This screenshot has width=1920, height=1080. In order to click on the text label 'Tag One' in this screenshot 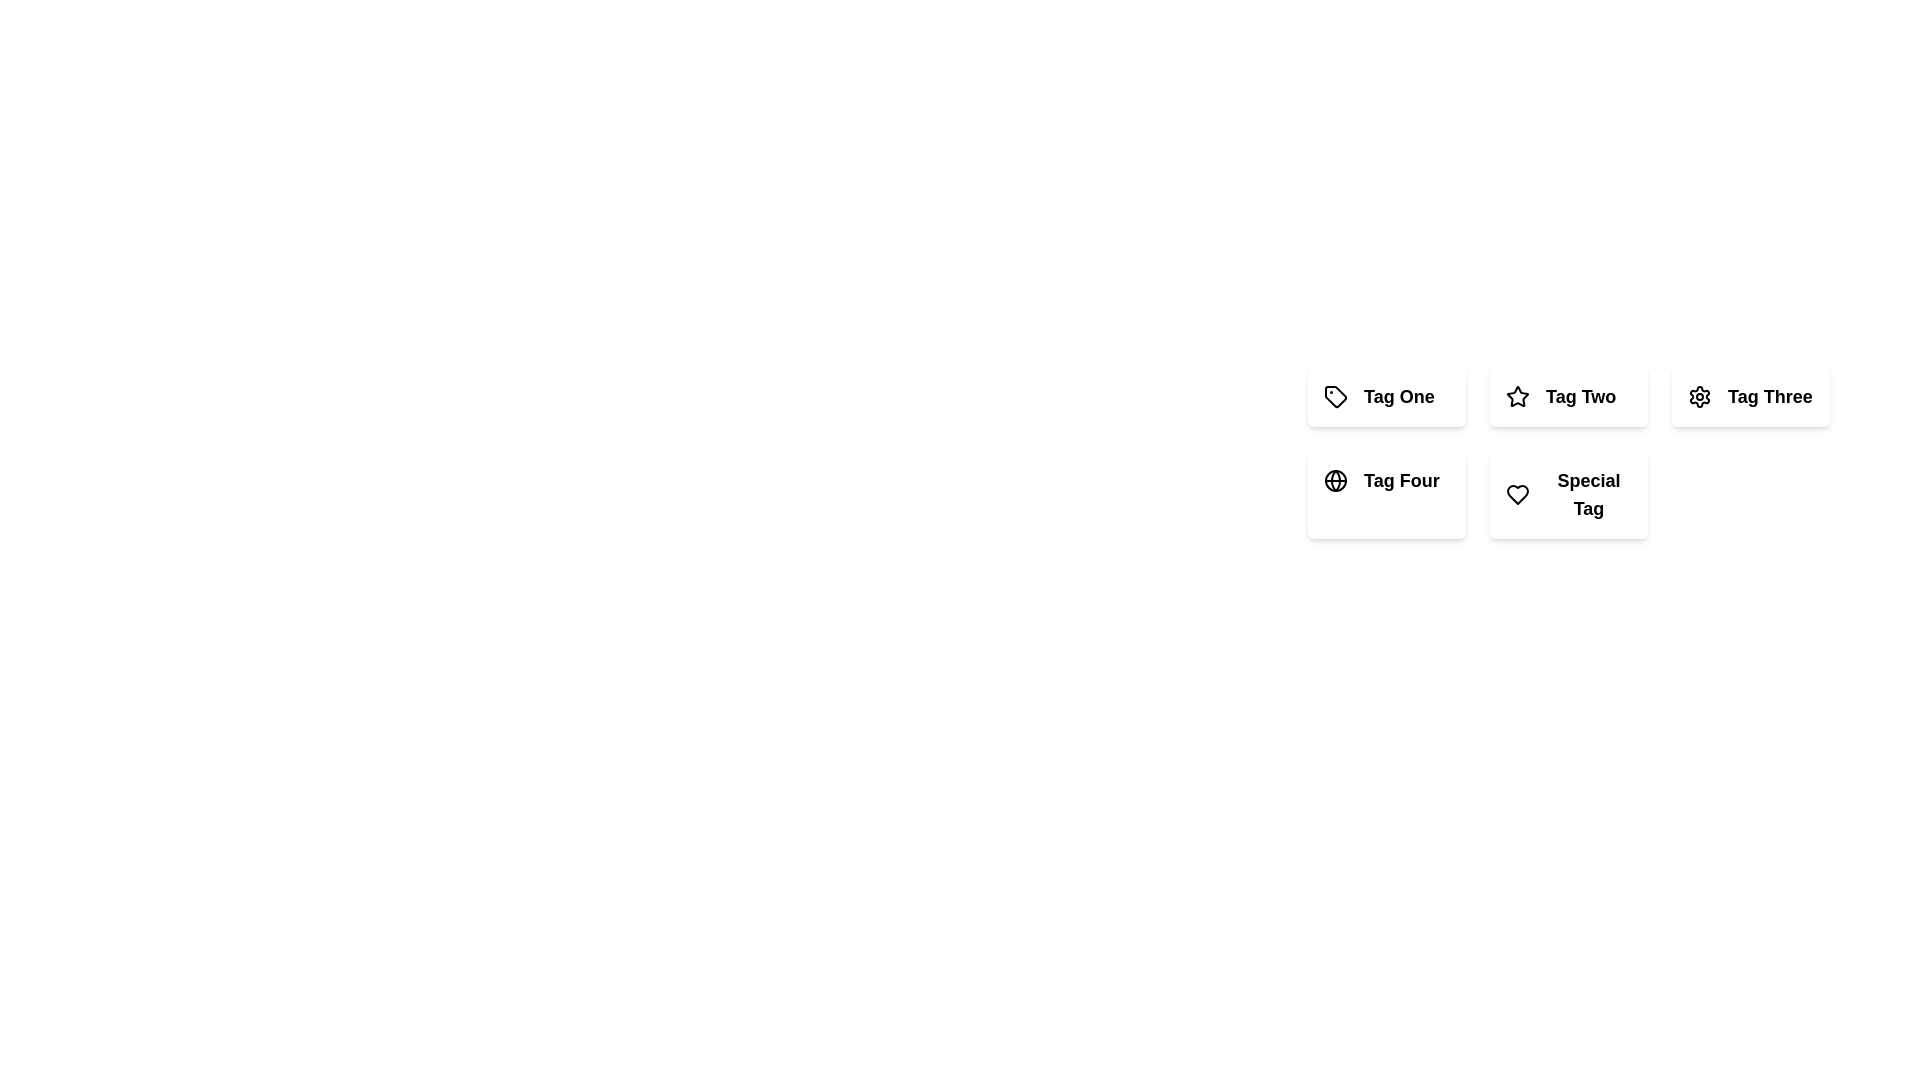, I will do `click(1398, 397)`.